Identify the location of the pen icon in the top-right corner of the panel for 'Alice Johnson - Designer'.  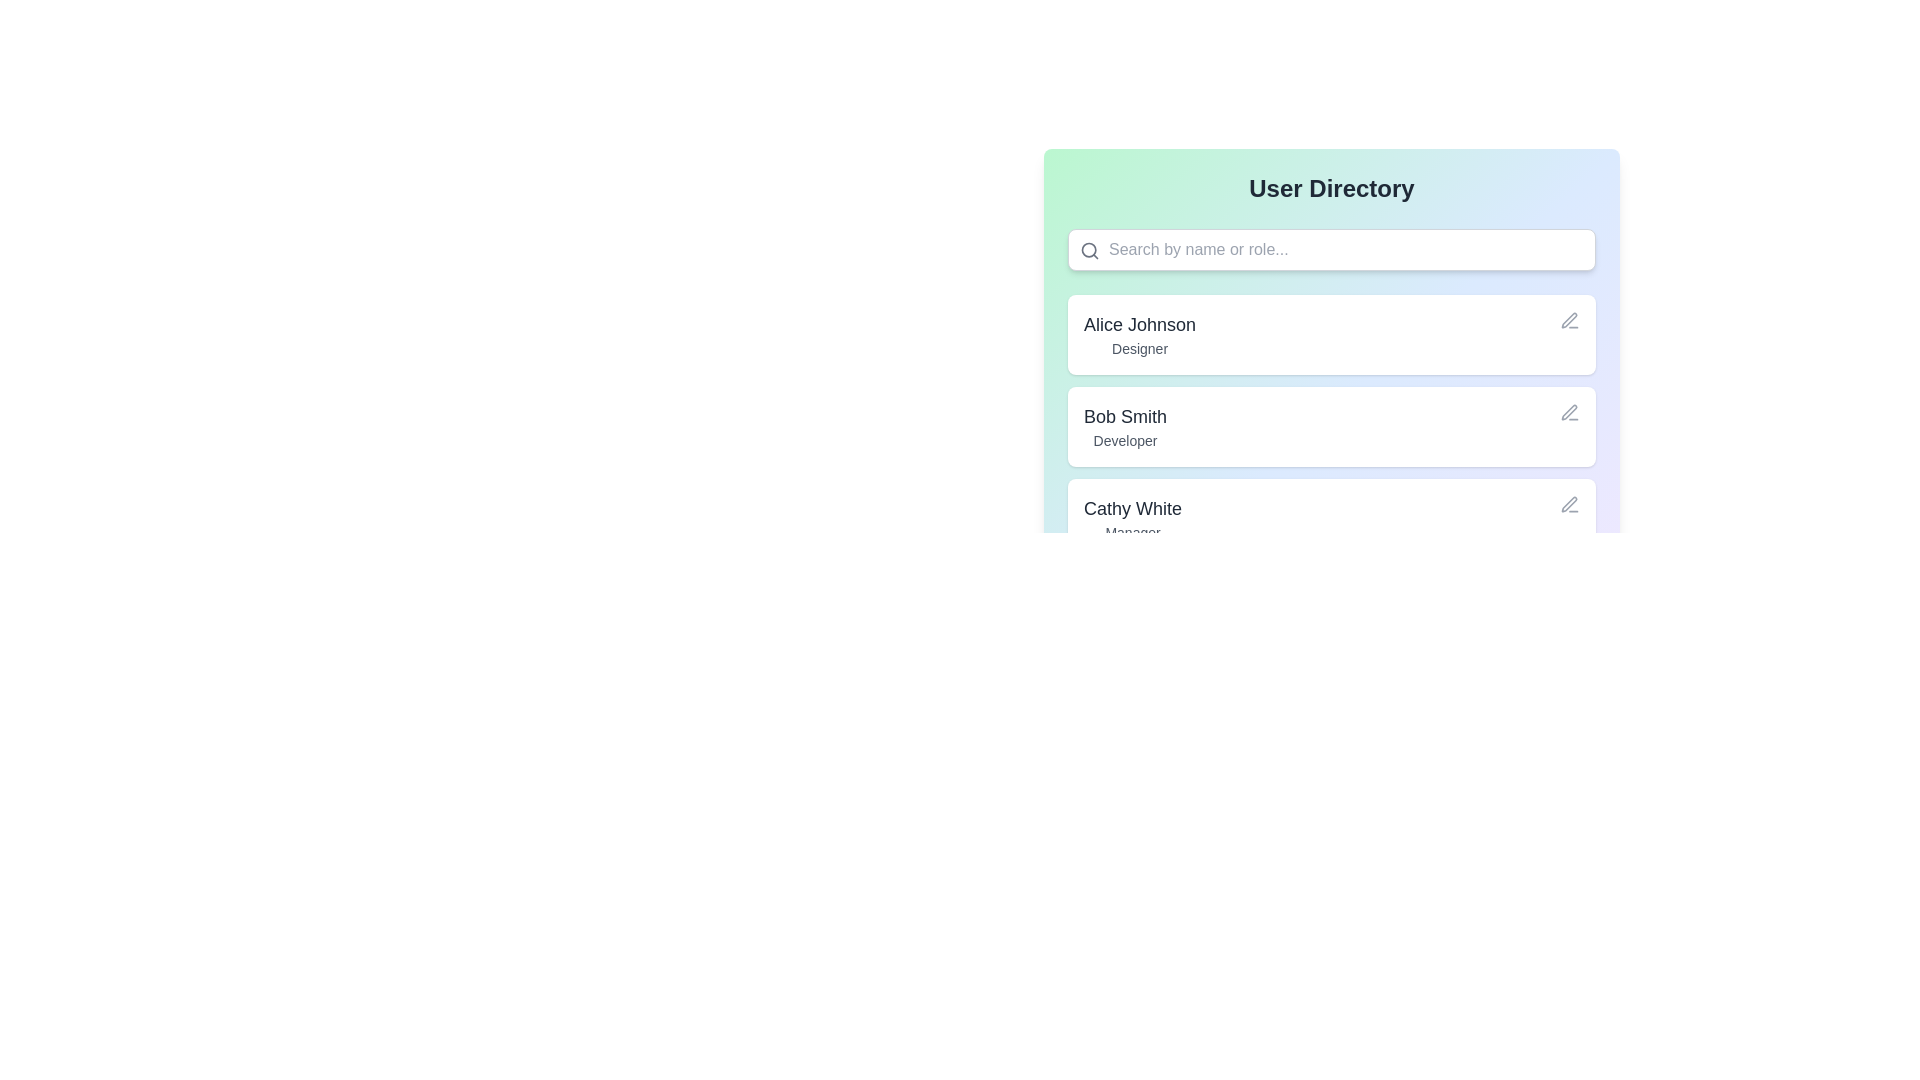
(1568, 319).